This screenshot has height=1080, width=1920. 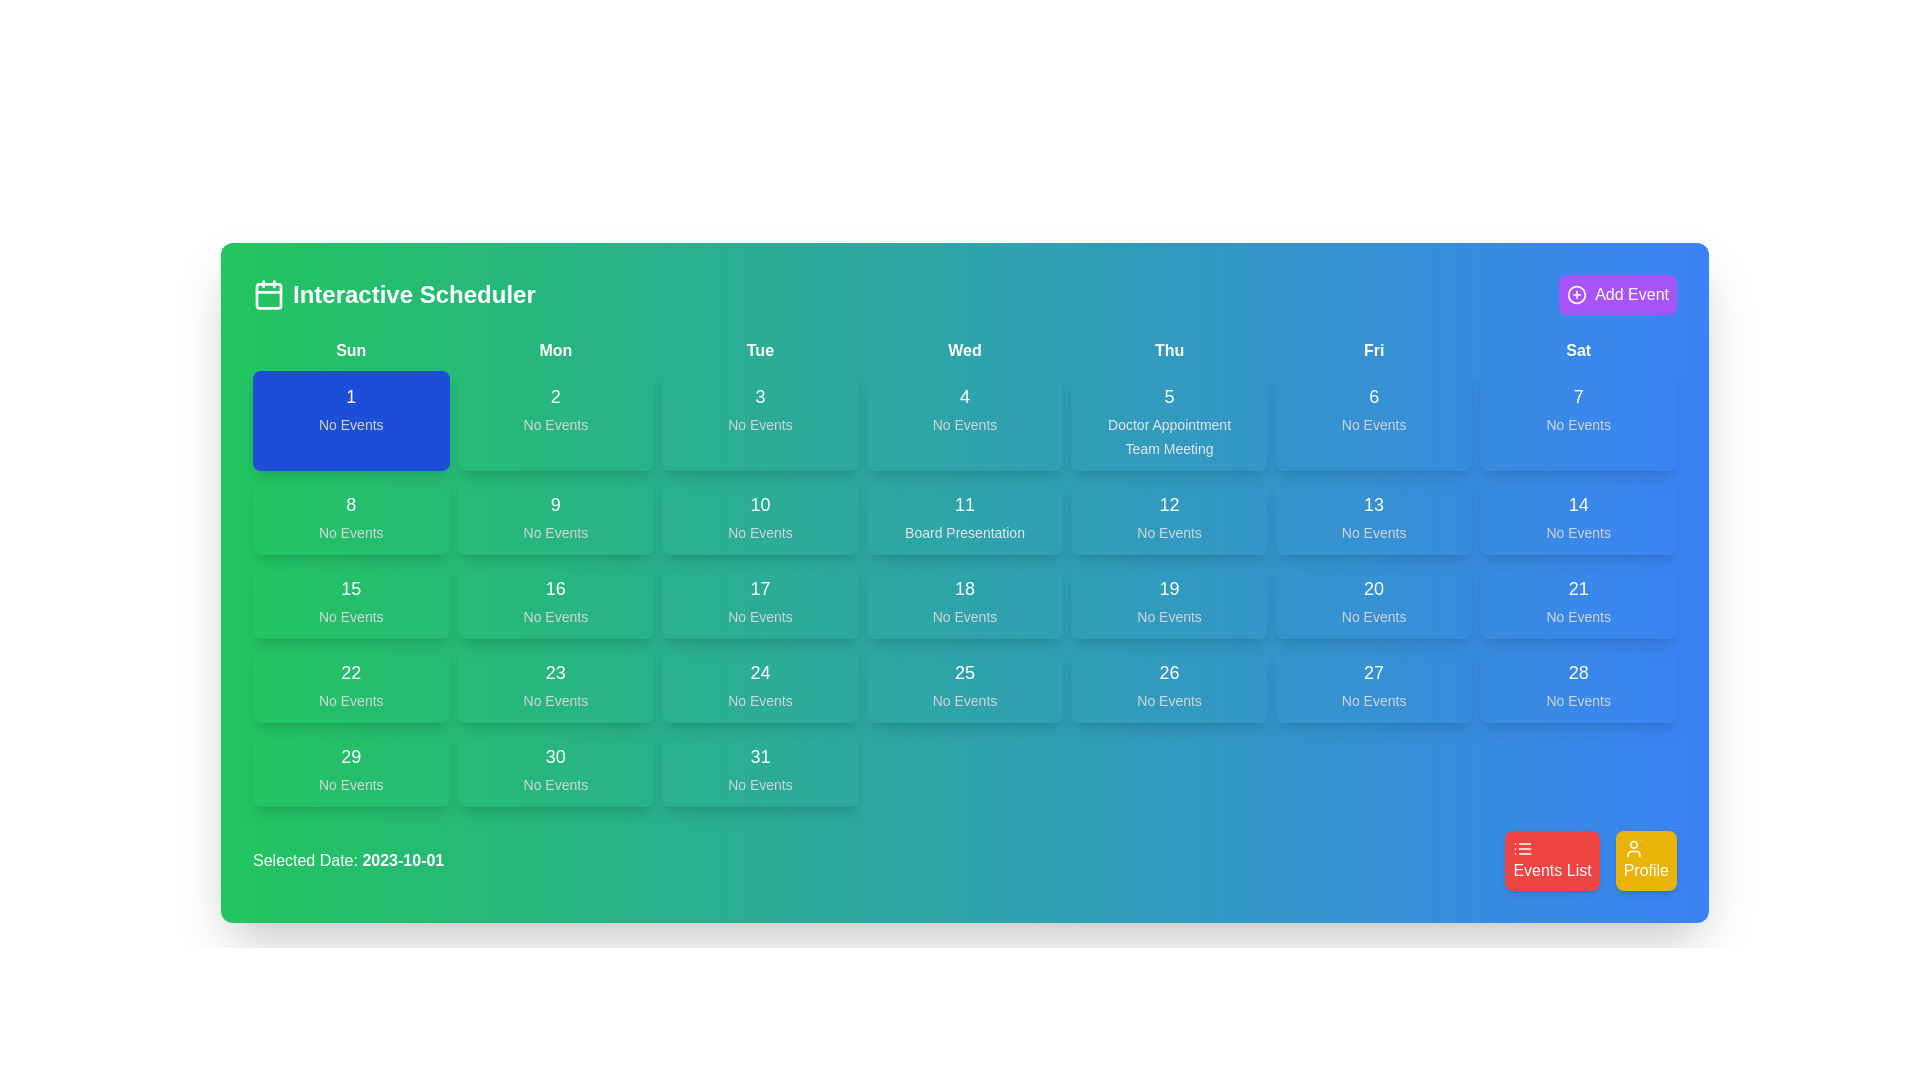 I want to click on the calendar button representing the 19th of the month, located, so click(x=1169, y=600).